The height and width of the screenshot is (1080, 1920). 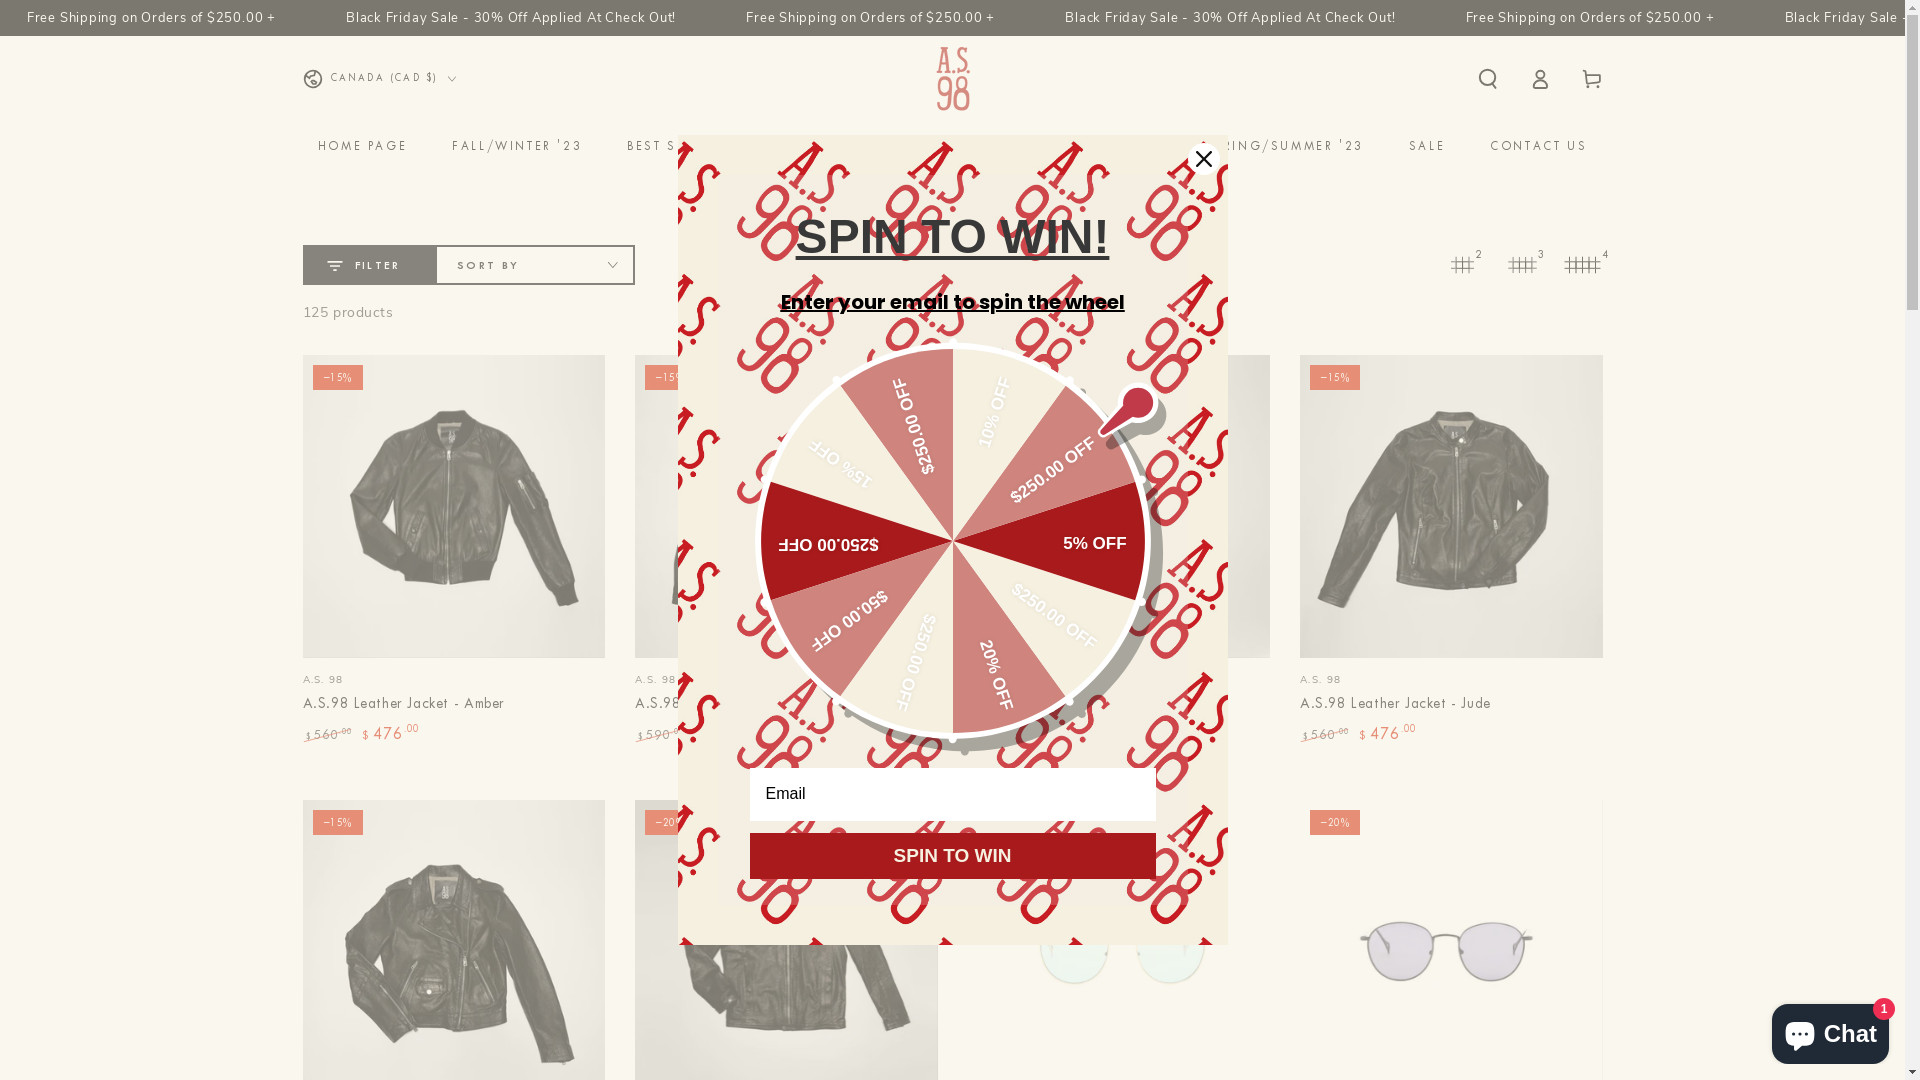 What do you see at coordinates (1520, 264) in the screenshot?
I see `'3'` at bounding box center [1520, 264].